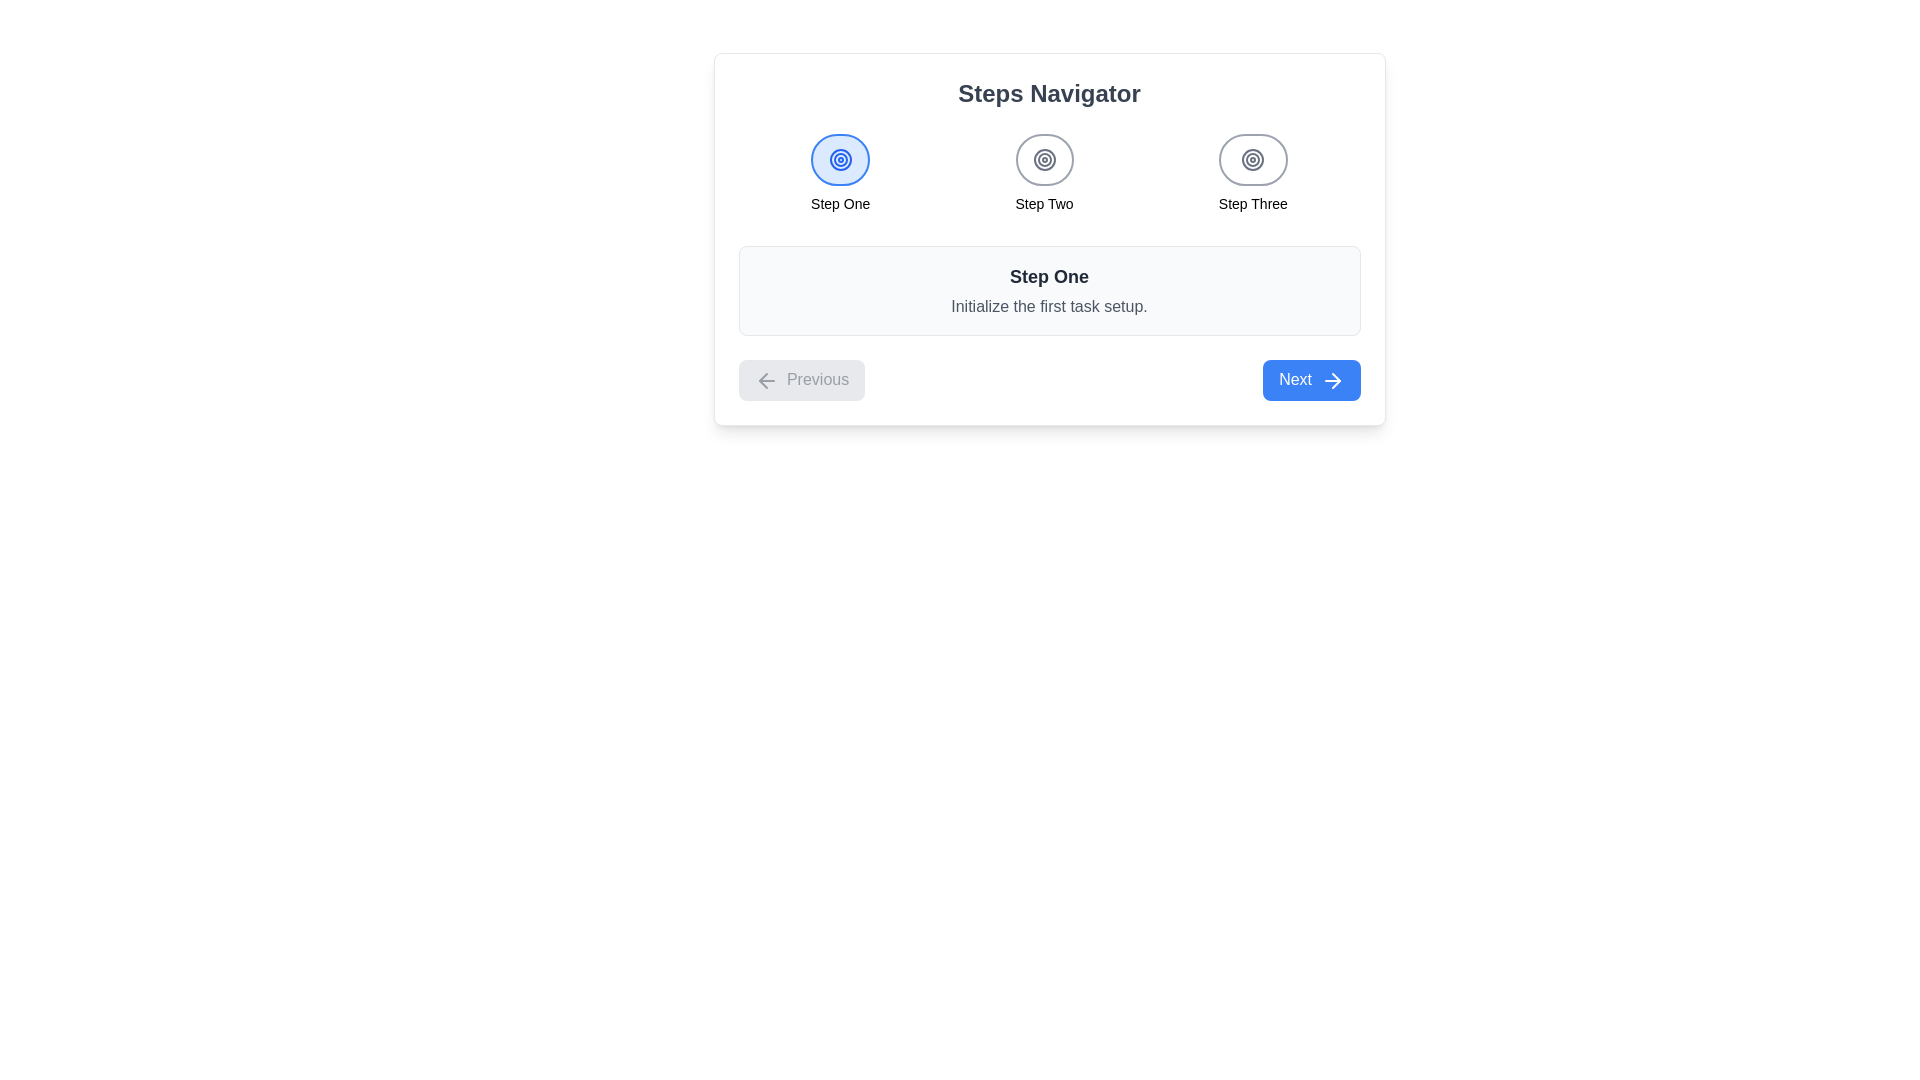  What do you see at coordinates (1043, 158) in the screenshot?
I see `the middle circular shape within the SVG graphic that represents the second step labeled 'Step Two' in the steps navigator interface` at bounding box center [1043, 158].